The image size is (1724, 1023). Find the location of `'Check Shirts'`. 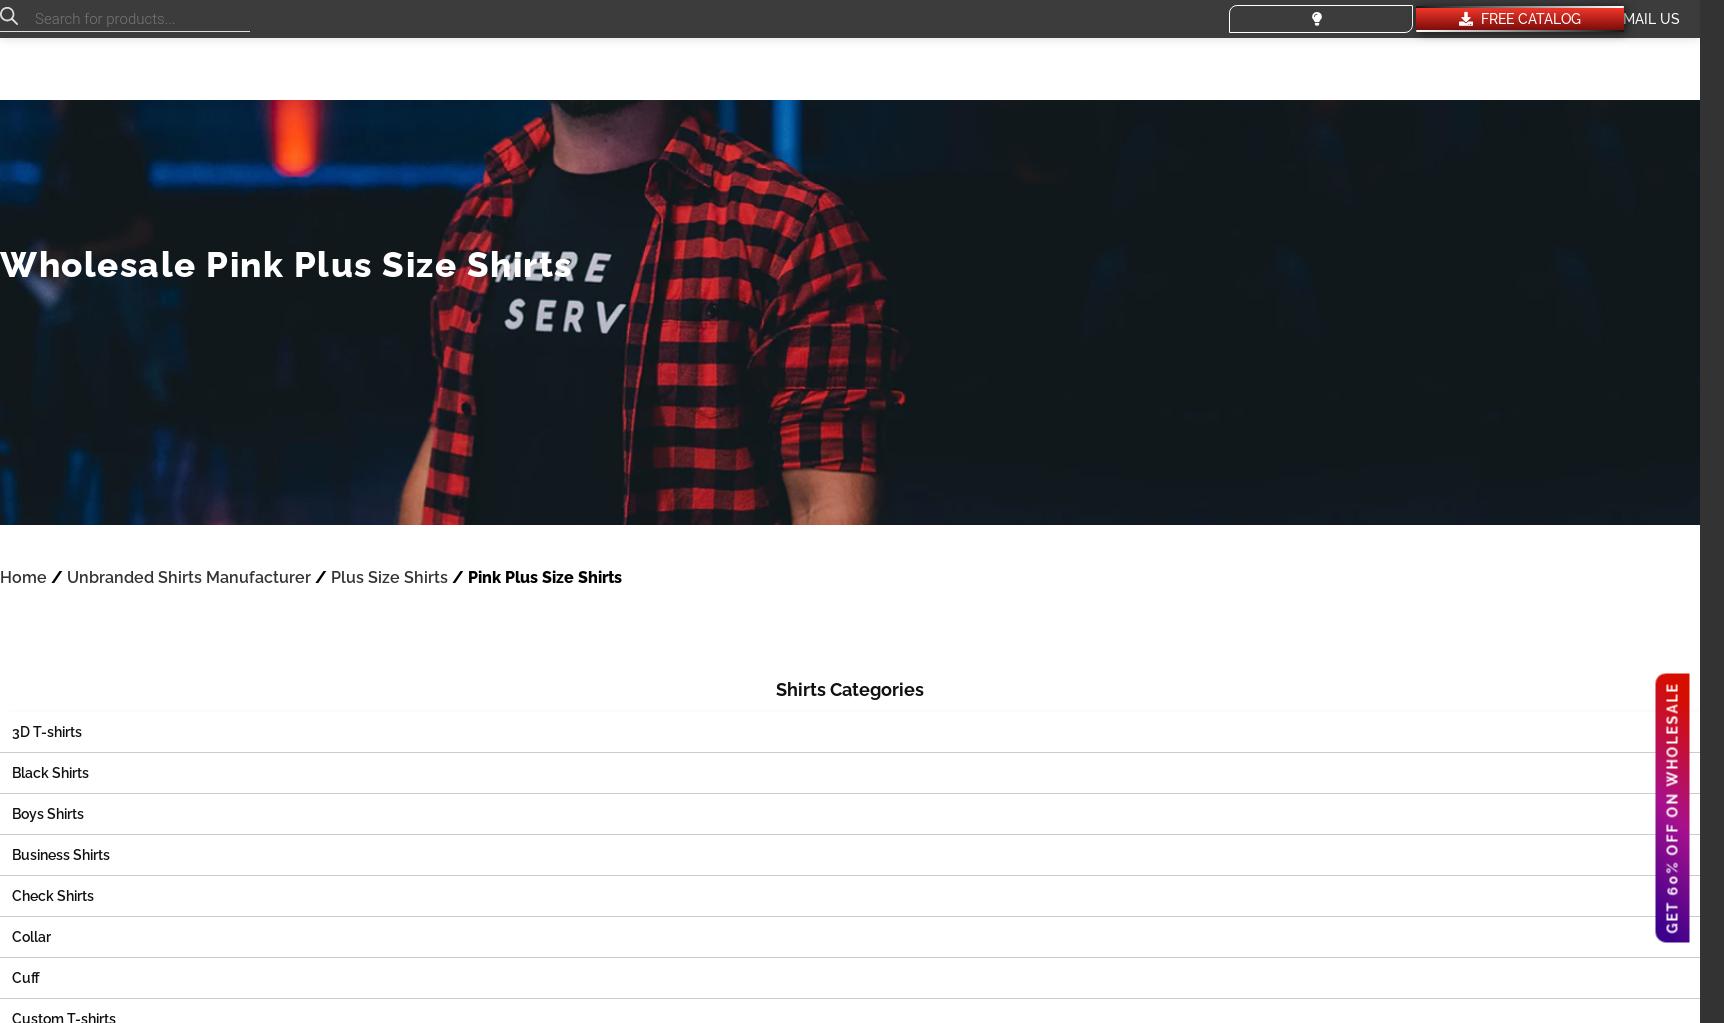

'Check Shirts' is located at coordinates (52, 896).